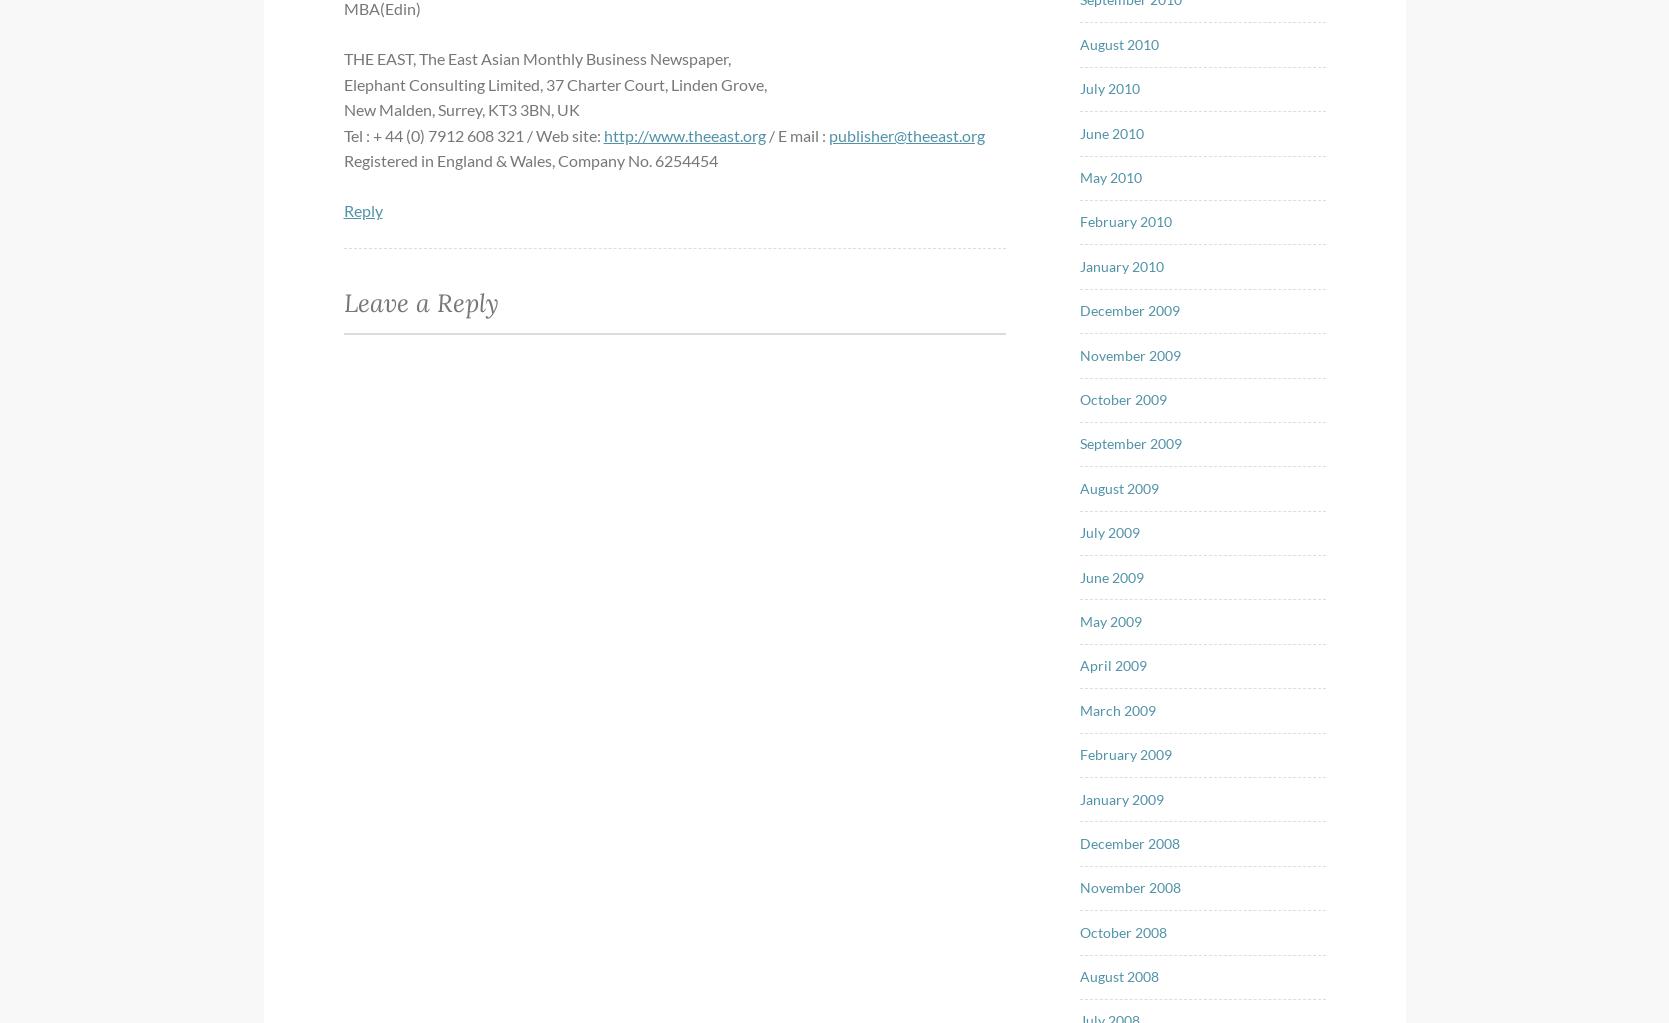  Describe the element at coordinates (1111, 619) in the screenshot. I see `'May 2009'` at that location.